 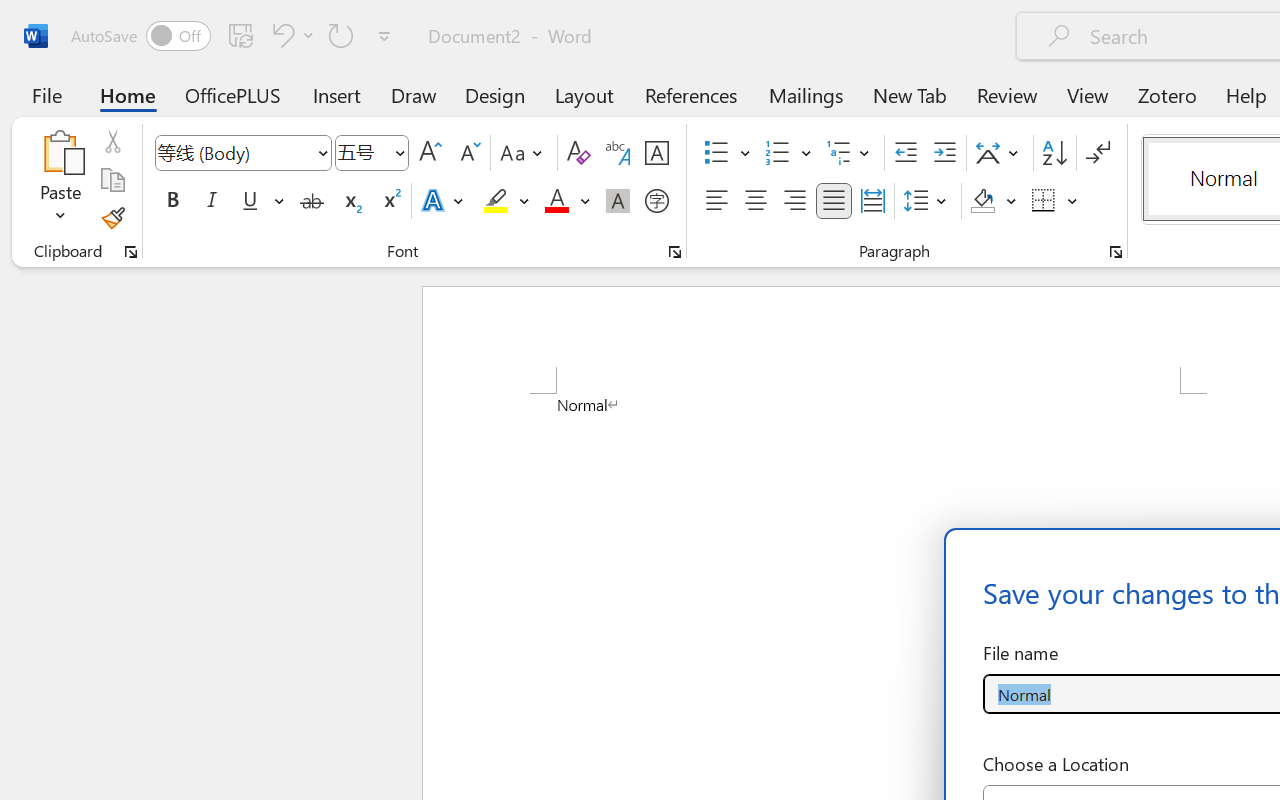 What do you see at coordinates (496, 201) in the screenshot?
I see `'Text Highlight Color Yellow'` at bounding box center [496, 201].